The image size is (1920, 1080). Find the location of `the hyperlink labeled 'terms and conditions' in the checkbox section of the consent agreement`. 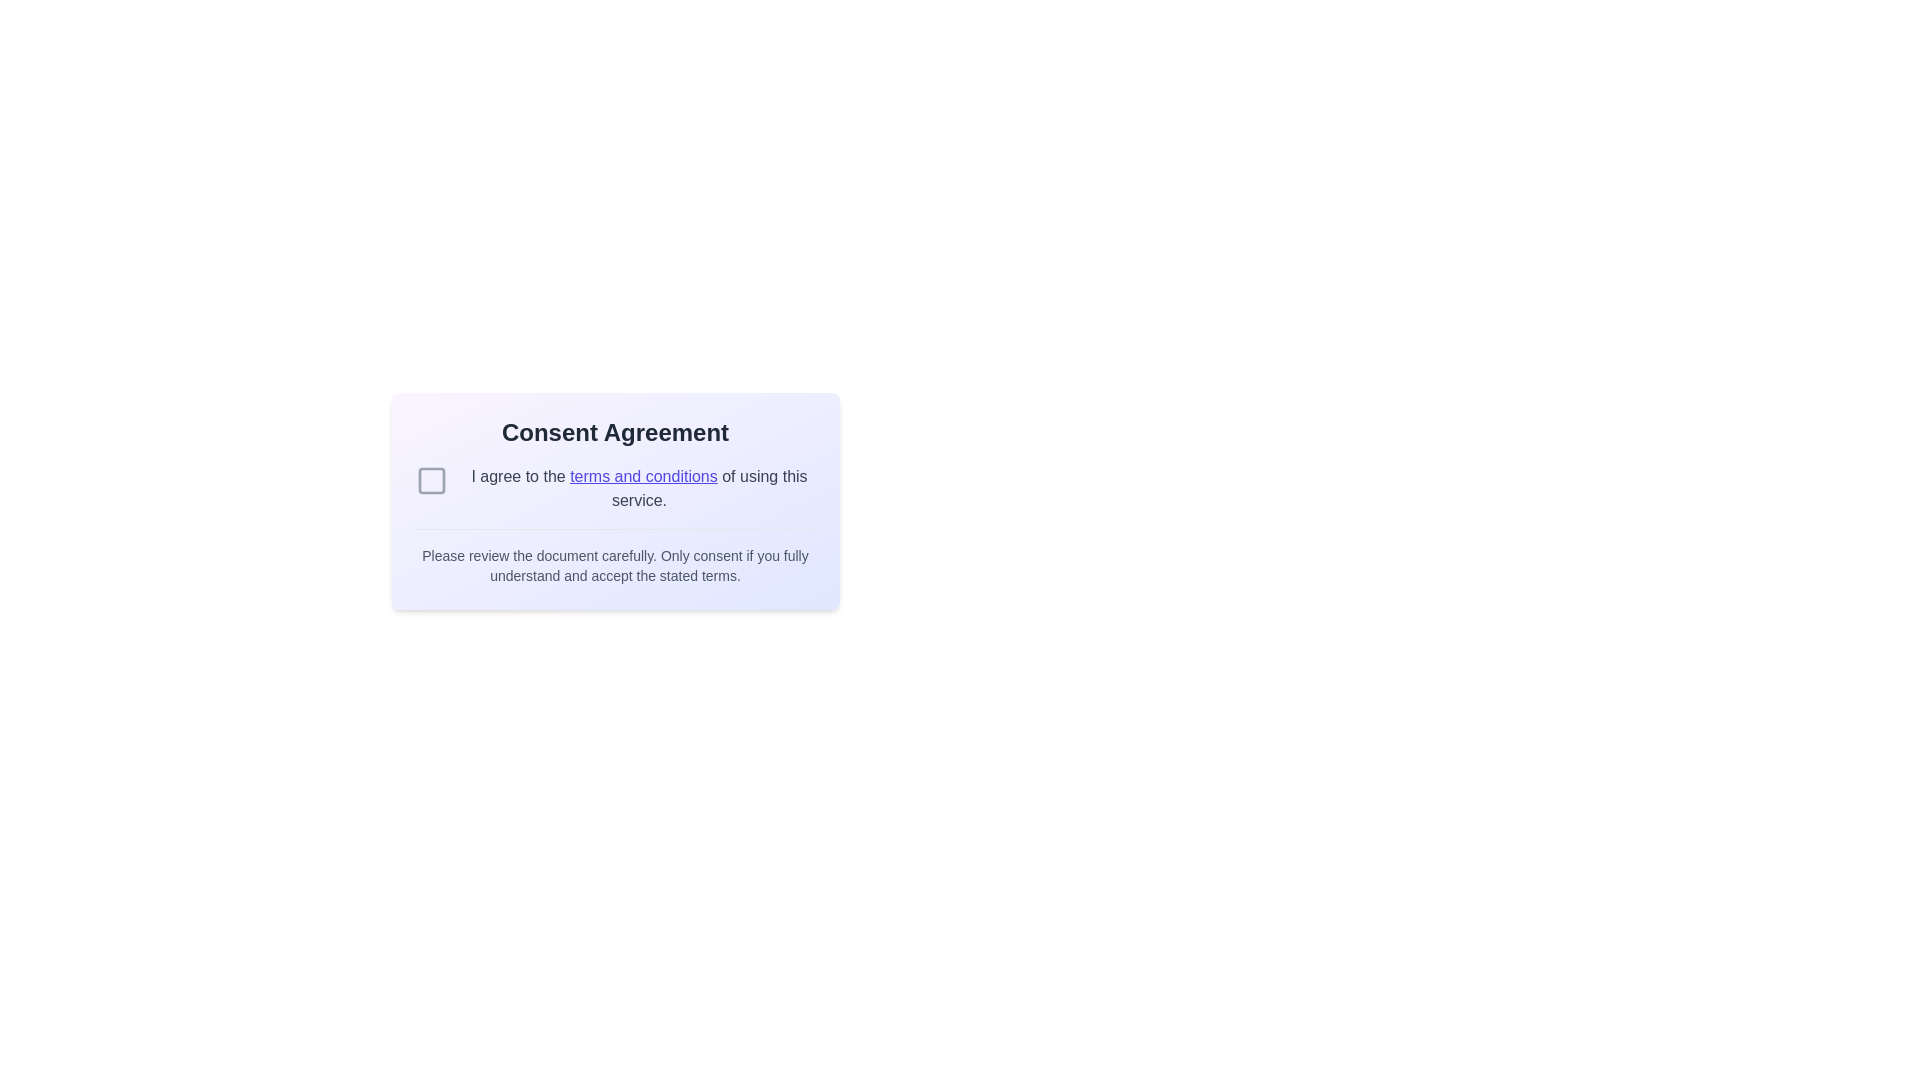

the hyperlink labeled 'terms and conditions' in the checkbox section of the consent agreement is located at coordinates (614, 489).